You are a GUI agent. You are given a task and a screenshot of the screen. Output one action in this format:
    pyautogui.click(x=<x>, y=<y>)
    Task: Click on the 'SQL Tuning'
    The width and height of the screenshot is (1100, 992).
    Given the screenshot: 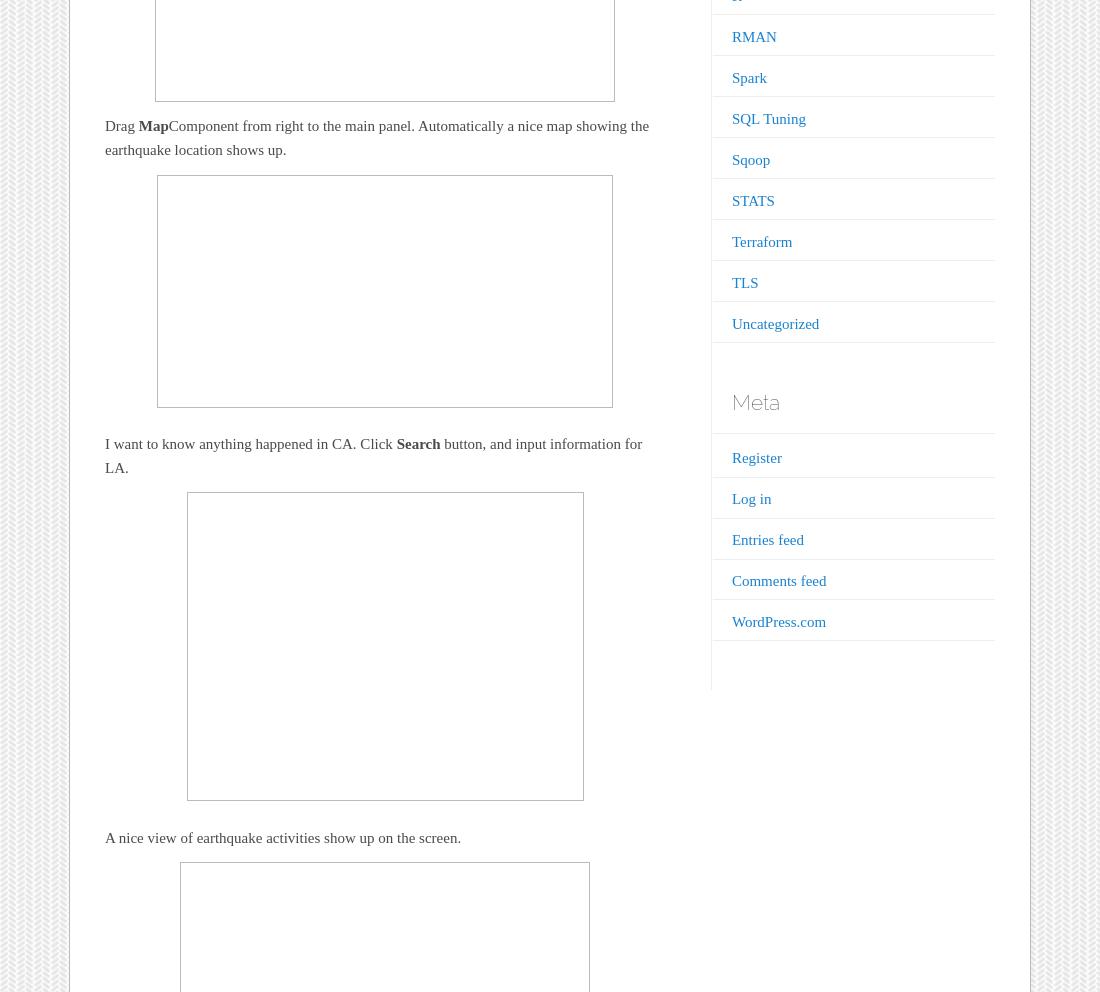 What is the action you would take?
    pyautogui.click(x=768, y=117)
    